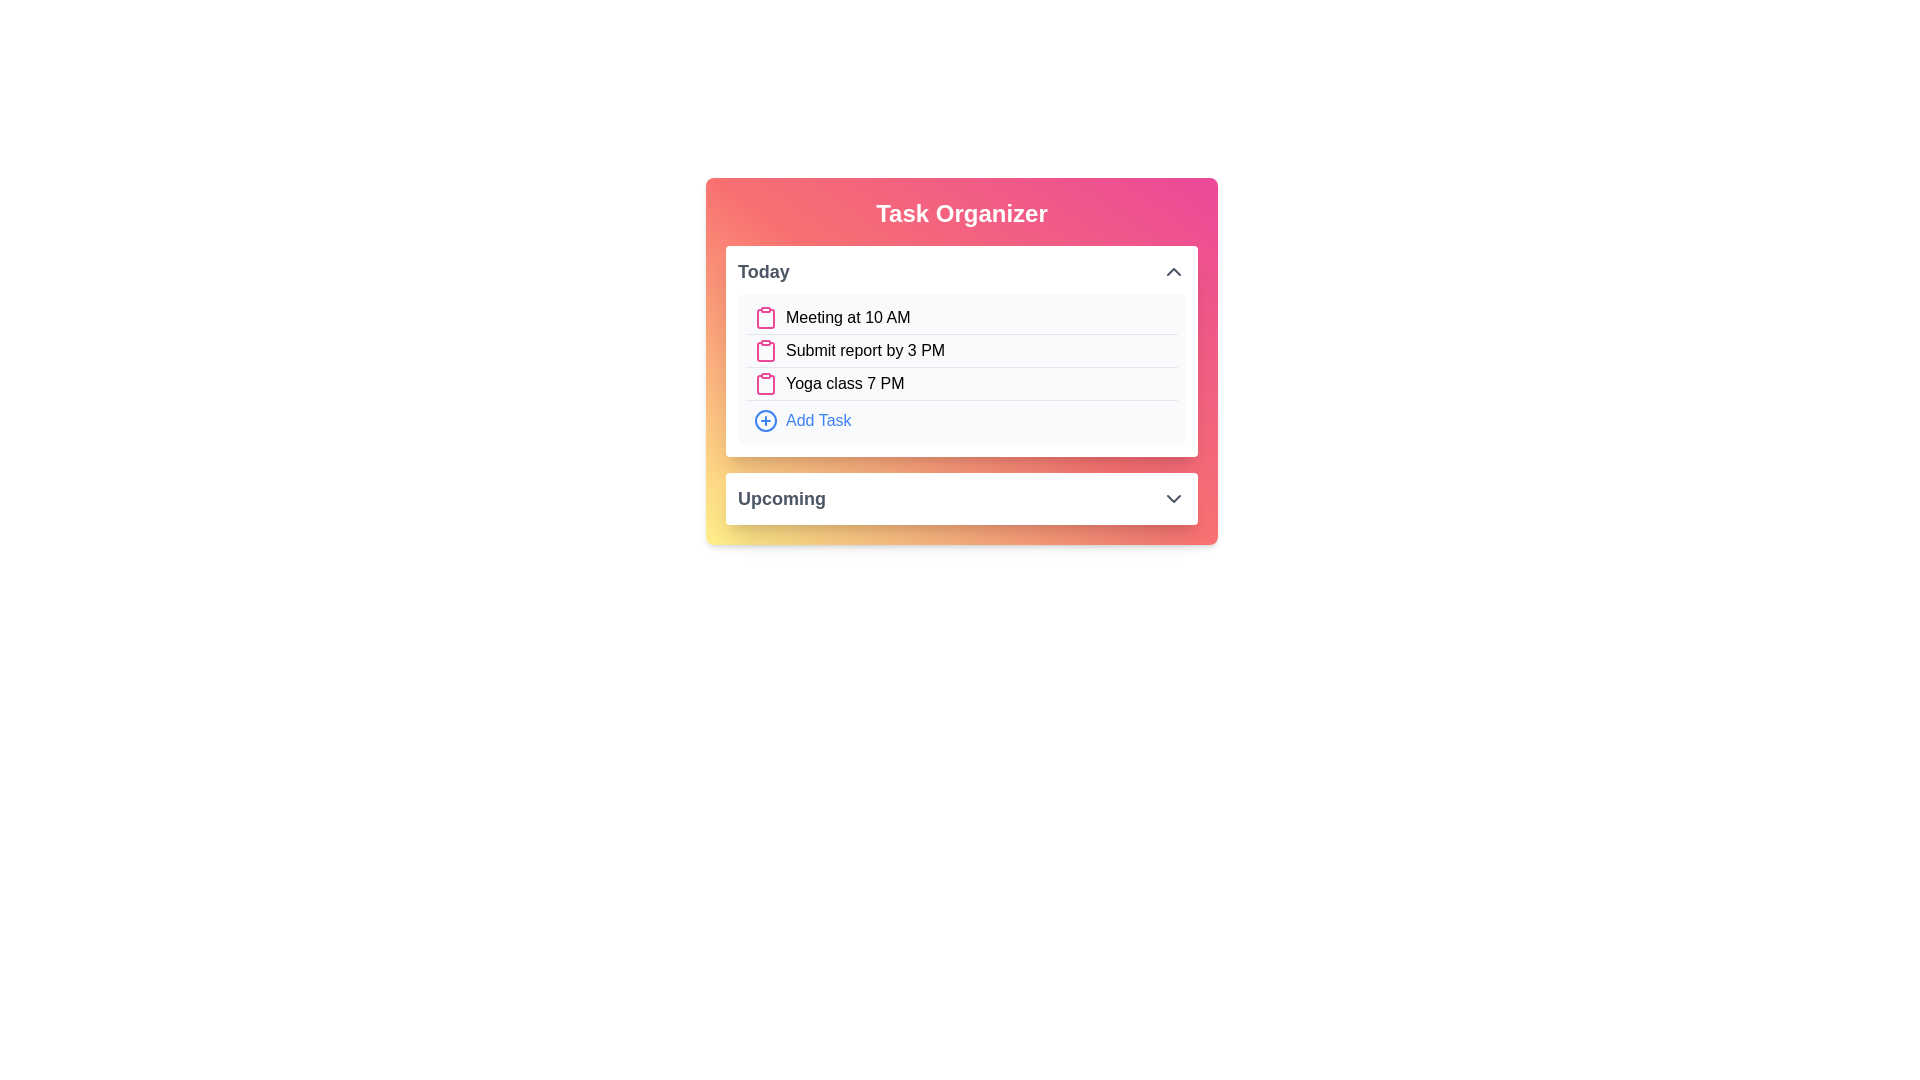 The width and height of the screenshot is (1920, 1080). What do you see at coordinates (765, 419) in the screenshot?
I see `the icon to the left of the 'Add Task' text in the 'Task Organizer' interface` at bounding box center [765, 419].